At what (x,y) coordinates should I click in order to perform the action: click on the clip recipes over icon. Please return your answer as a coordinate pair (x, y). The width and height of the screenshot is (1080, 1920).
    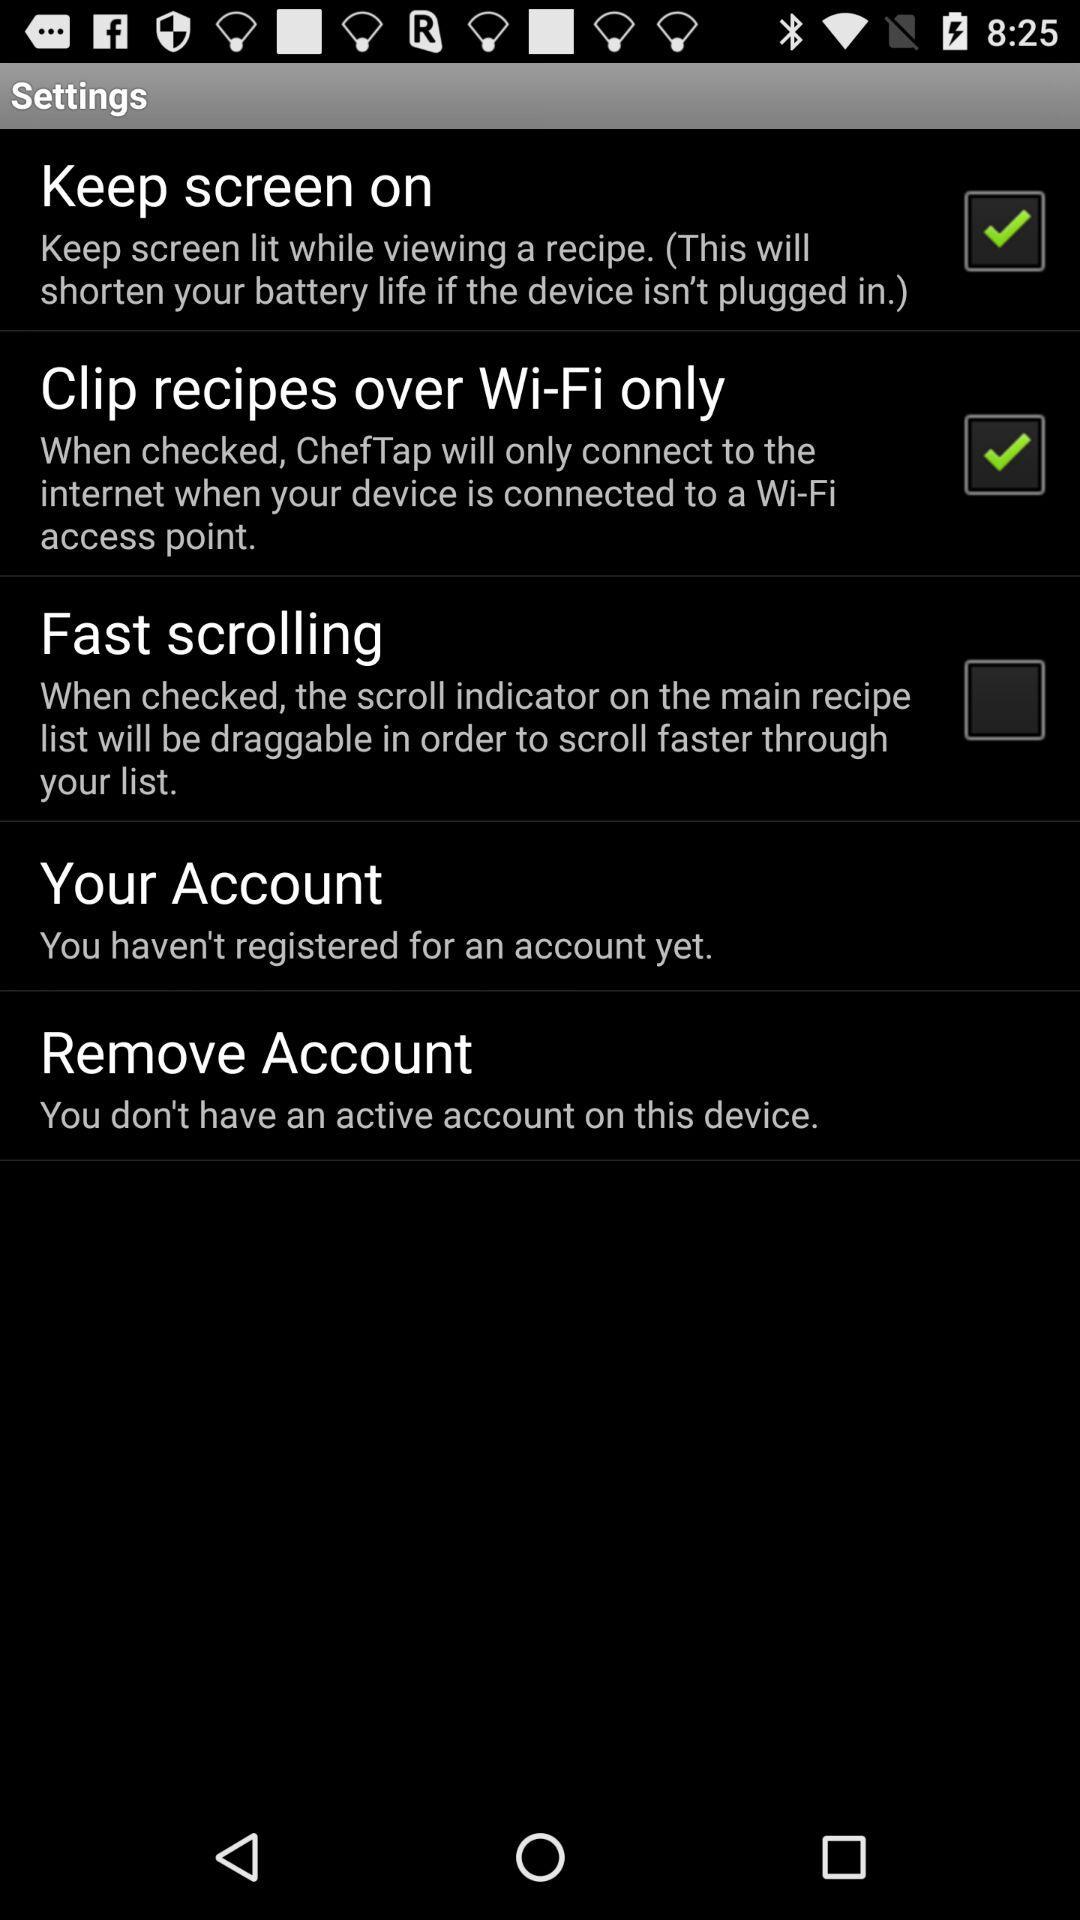
    Looking at the image, I should click on (382, 385).